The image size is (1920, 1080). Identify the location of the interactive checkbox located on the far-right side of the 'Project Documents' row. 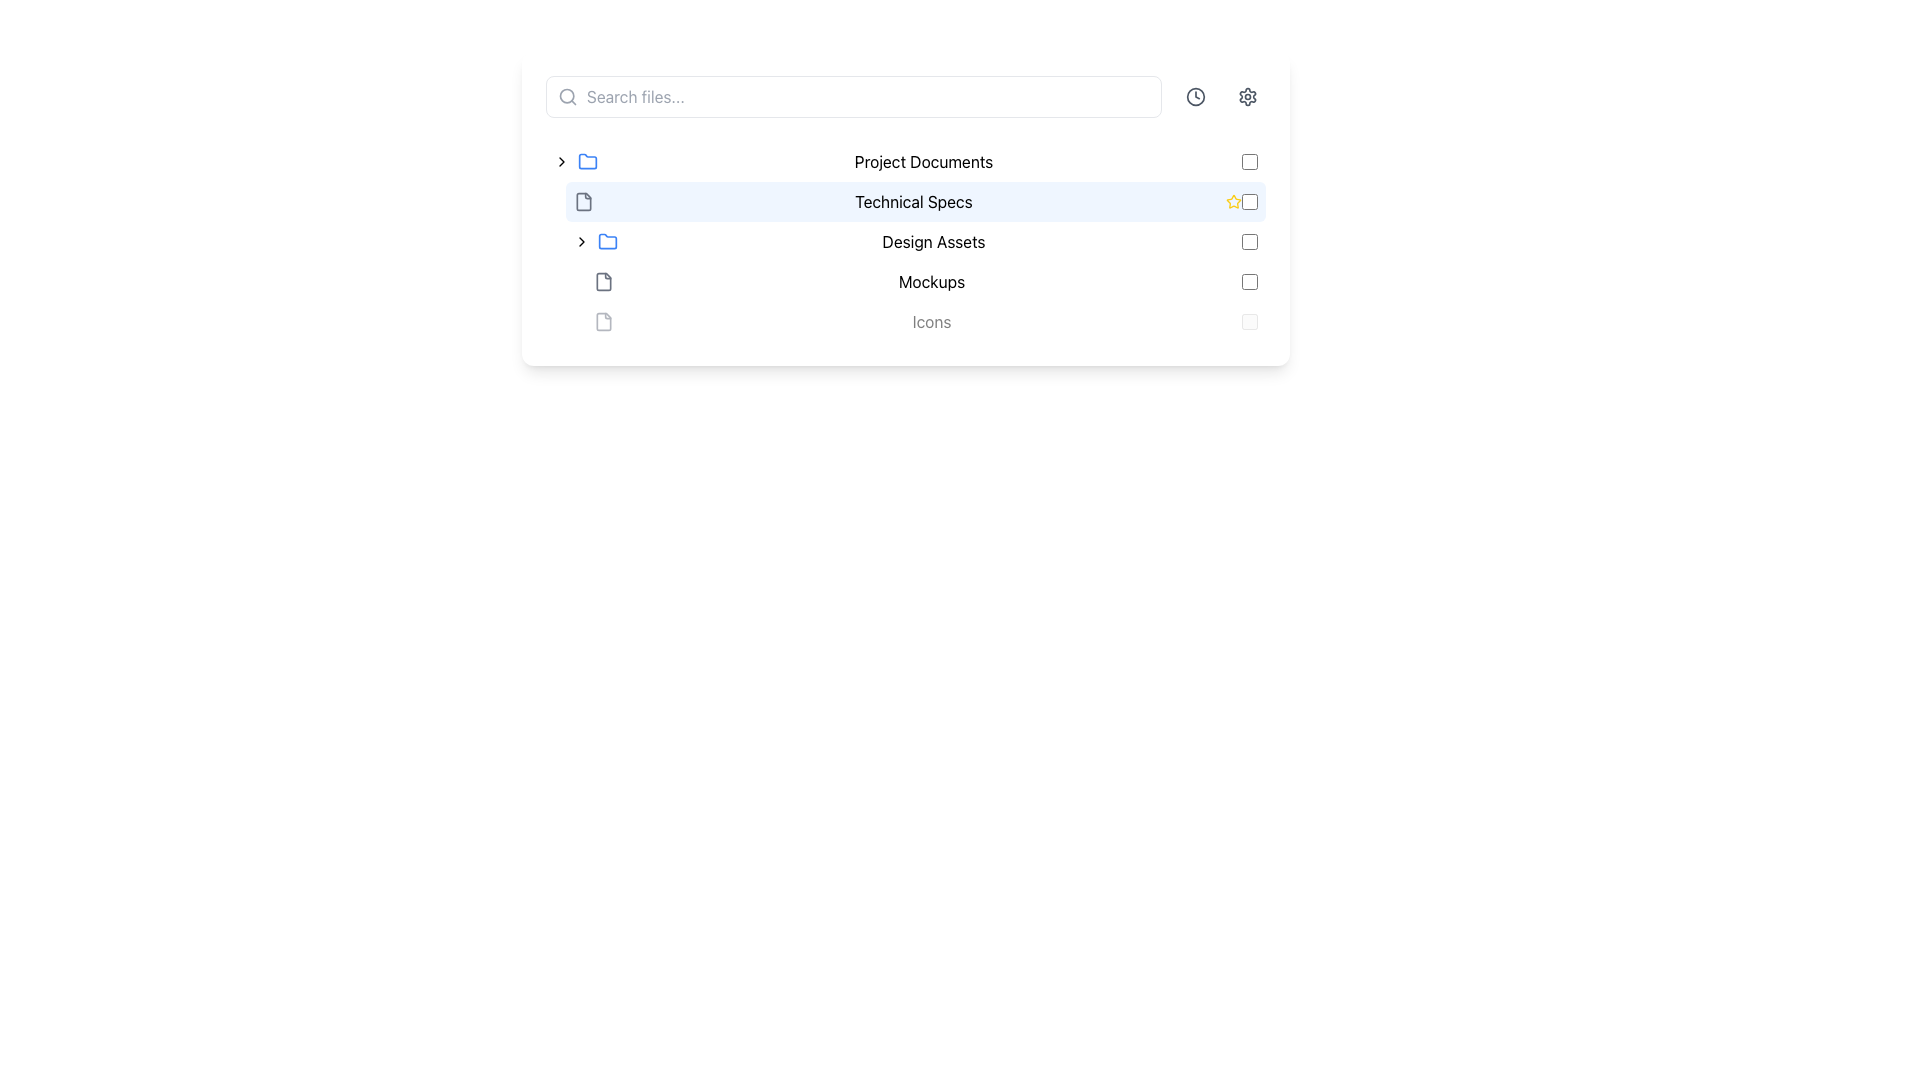
(1248, 161).